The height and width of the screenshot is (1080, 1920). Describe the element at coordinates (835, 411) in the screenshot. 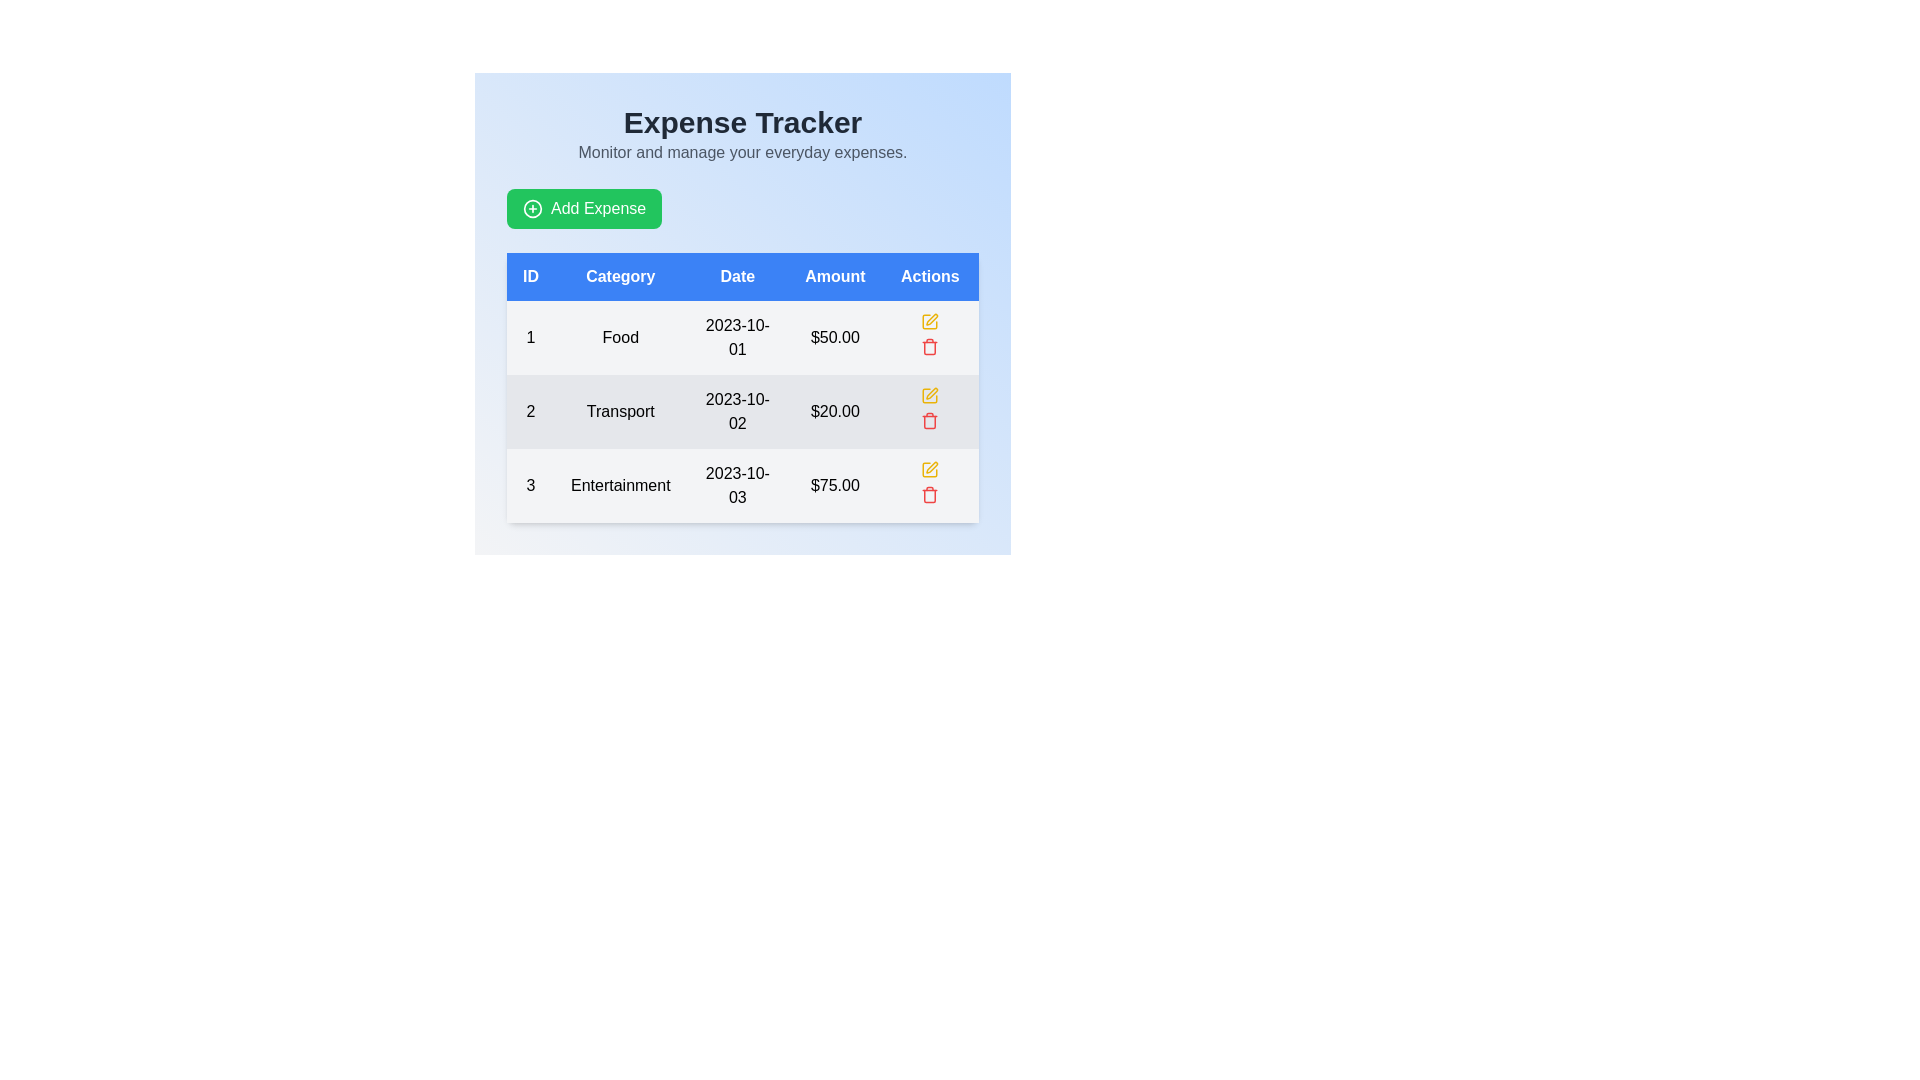

I see `the text label displaying '$20.00' in the fourth column of the second row of a data table, which represents the transaction amount for 'Transport' on '2023-10-02'` at that location.